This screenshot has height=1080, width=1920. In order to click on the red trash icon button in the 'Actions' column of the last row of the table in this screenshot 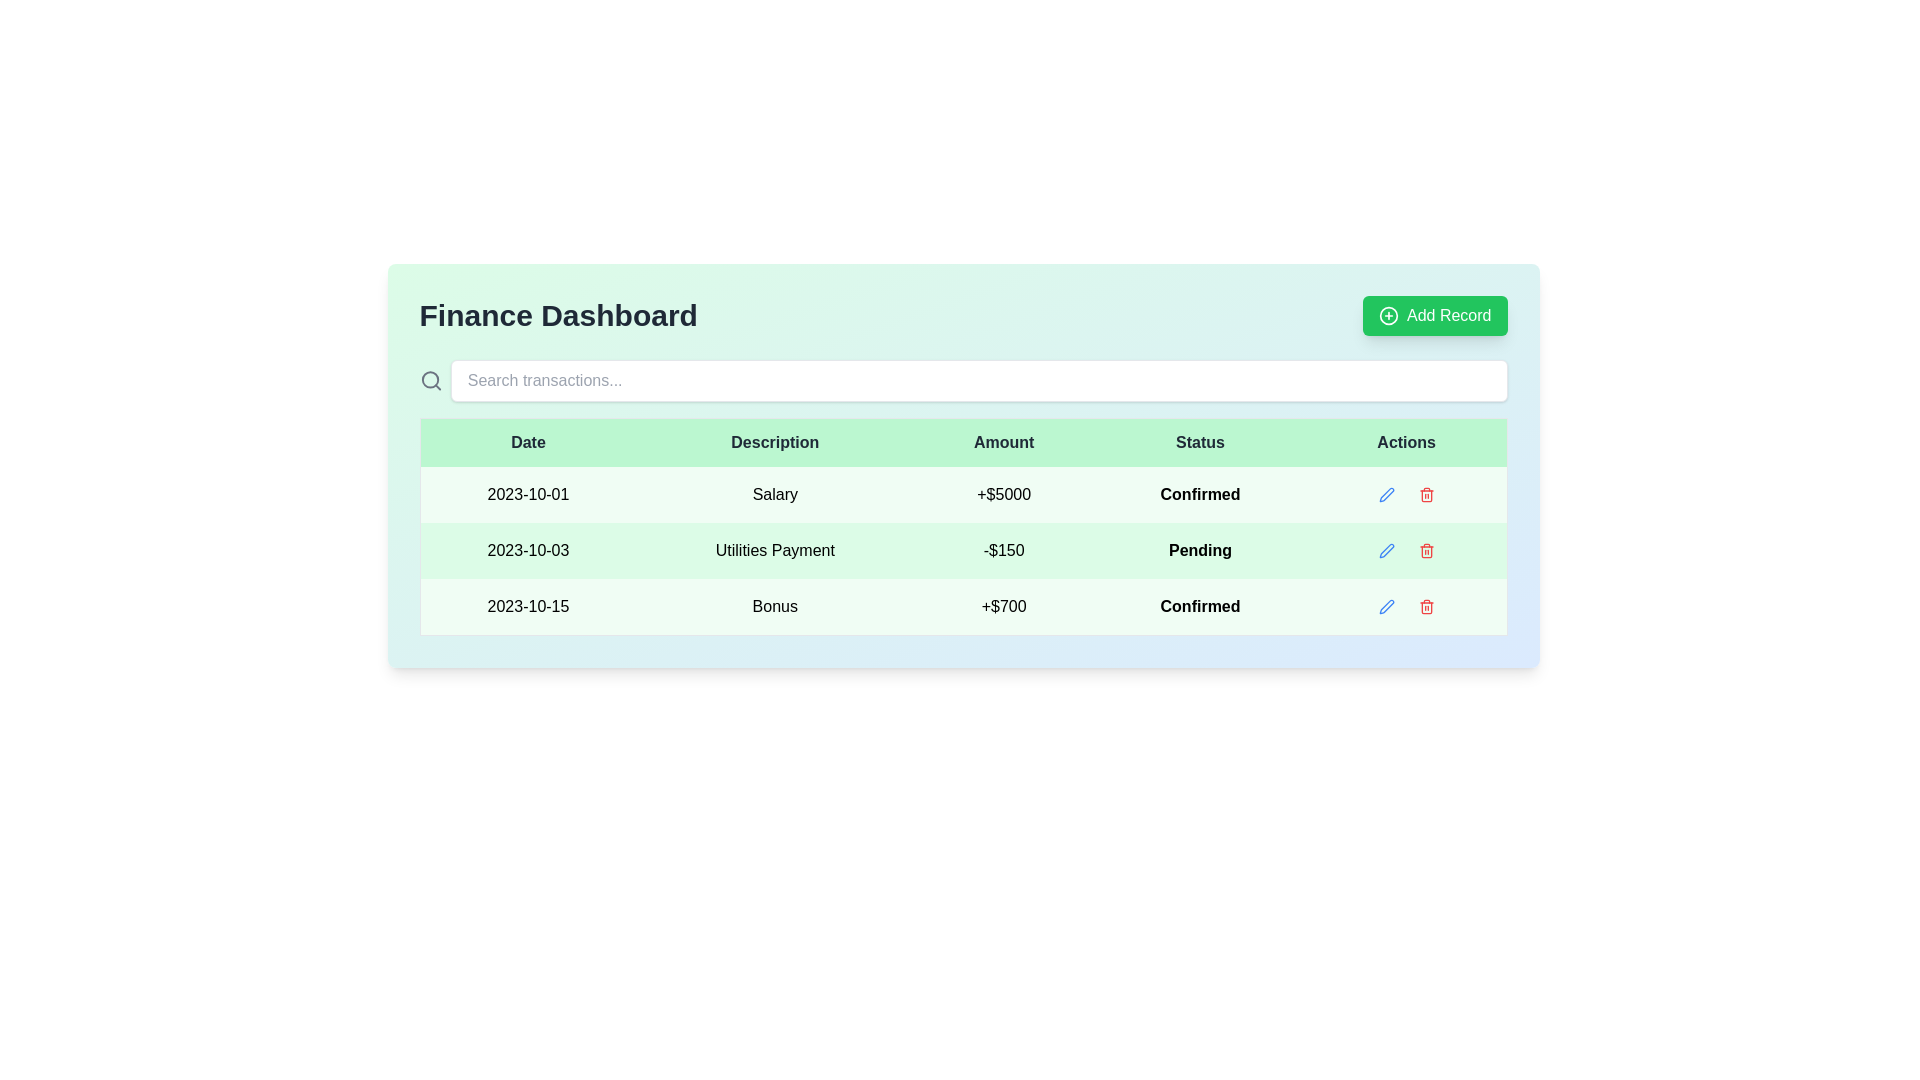, I will do `click(1425, 605)`.